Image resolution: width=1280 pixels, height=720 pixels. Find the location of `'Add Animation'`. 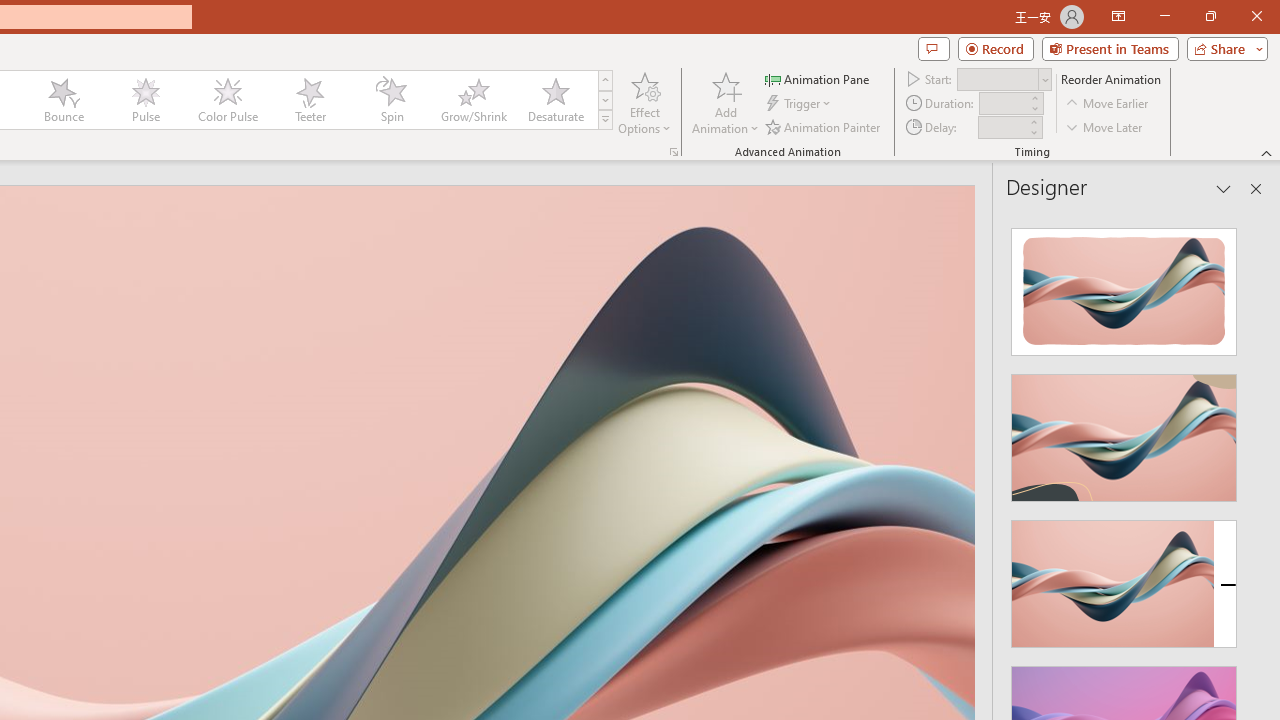

'Add Animation' is located at coordinates (724, 103).